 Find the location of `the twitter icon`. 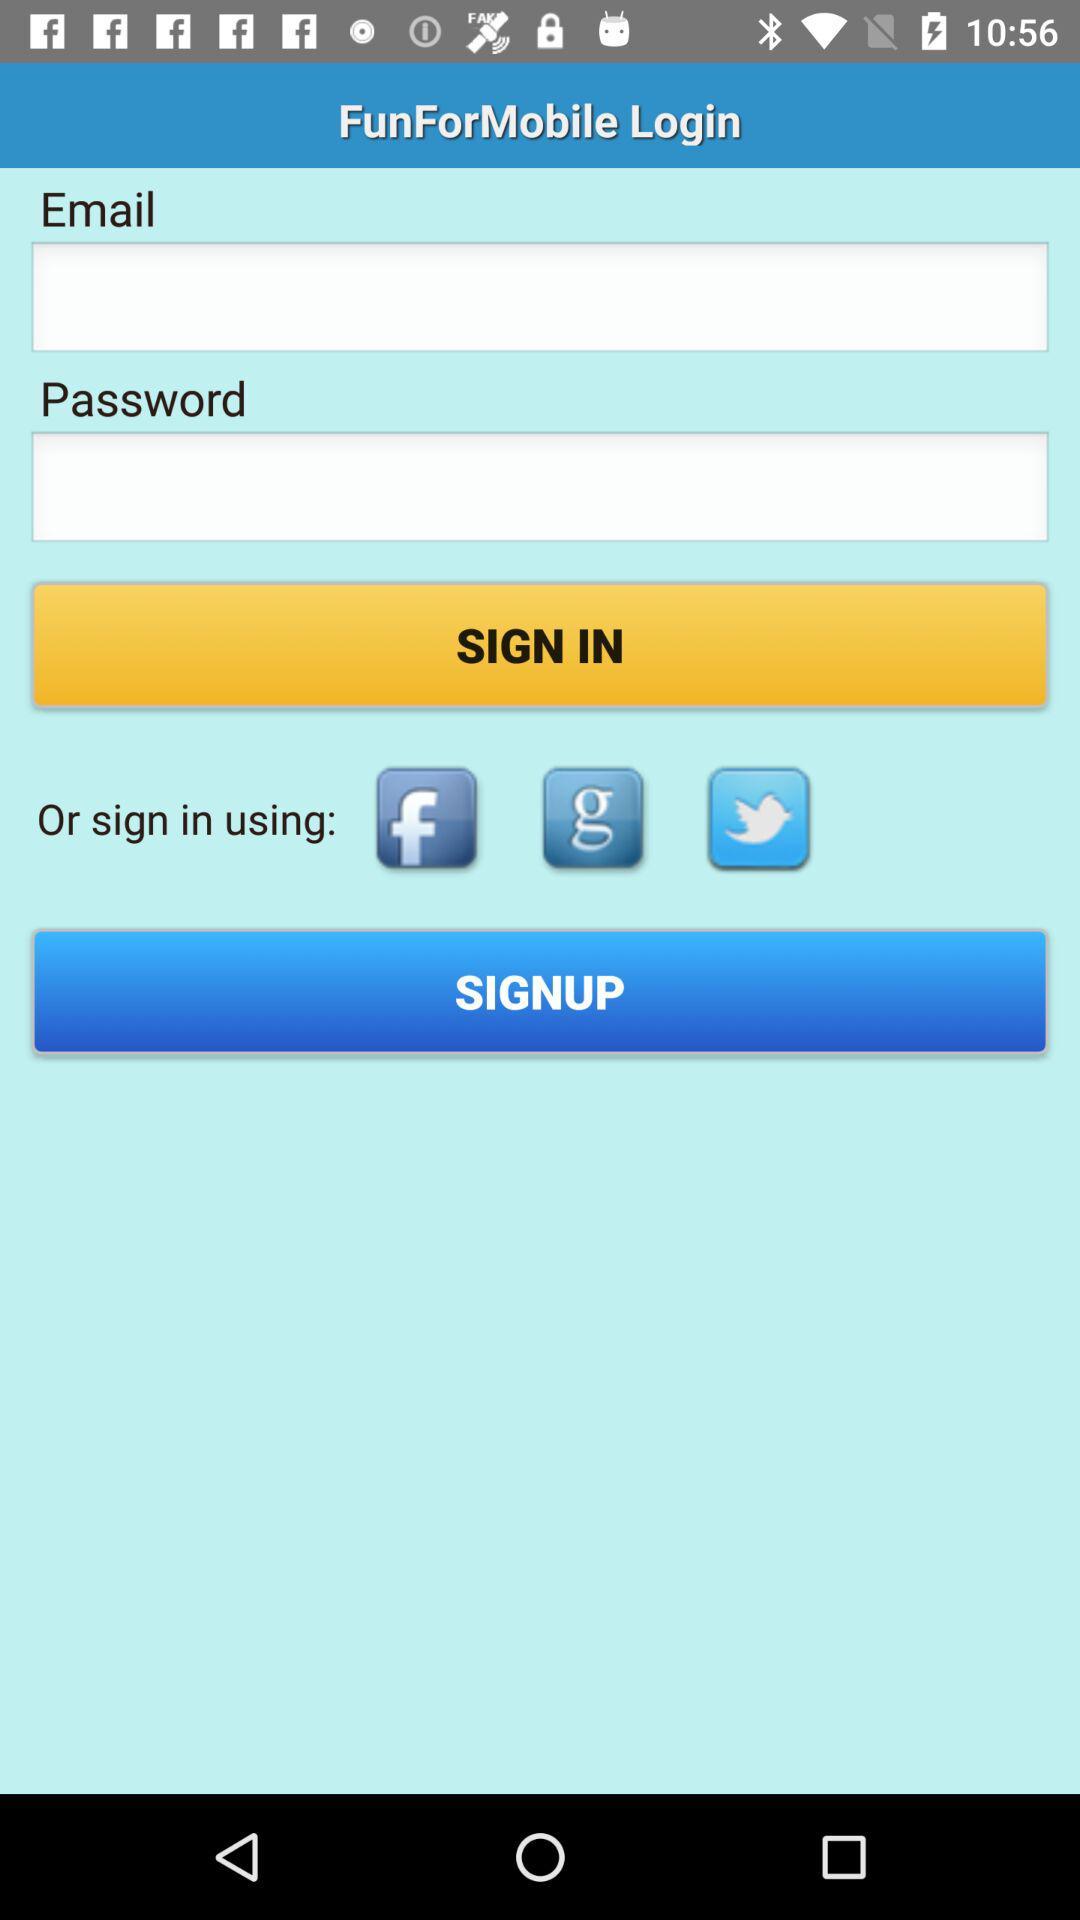

the twitter icon is located at coordinates (759, 818).